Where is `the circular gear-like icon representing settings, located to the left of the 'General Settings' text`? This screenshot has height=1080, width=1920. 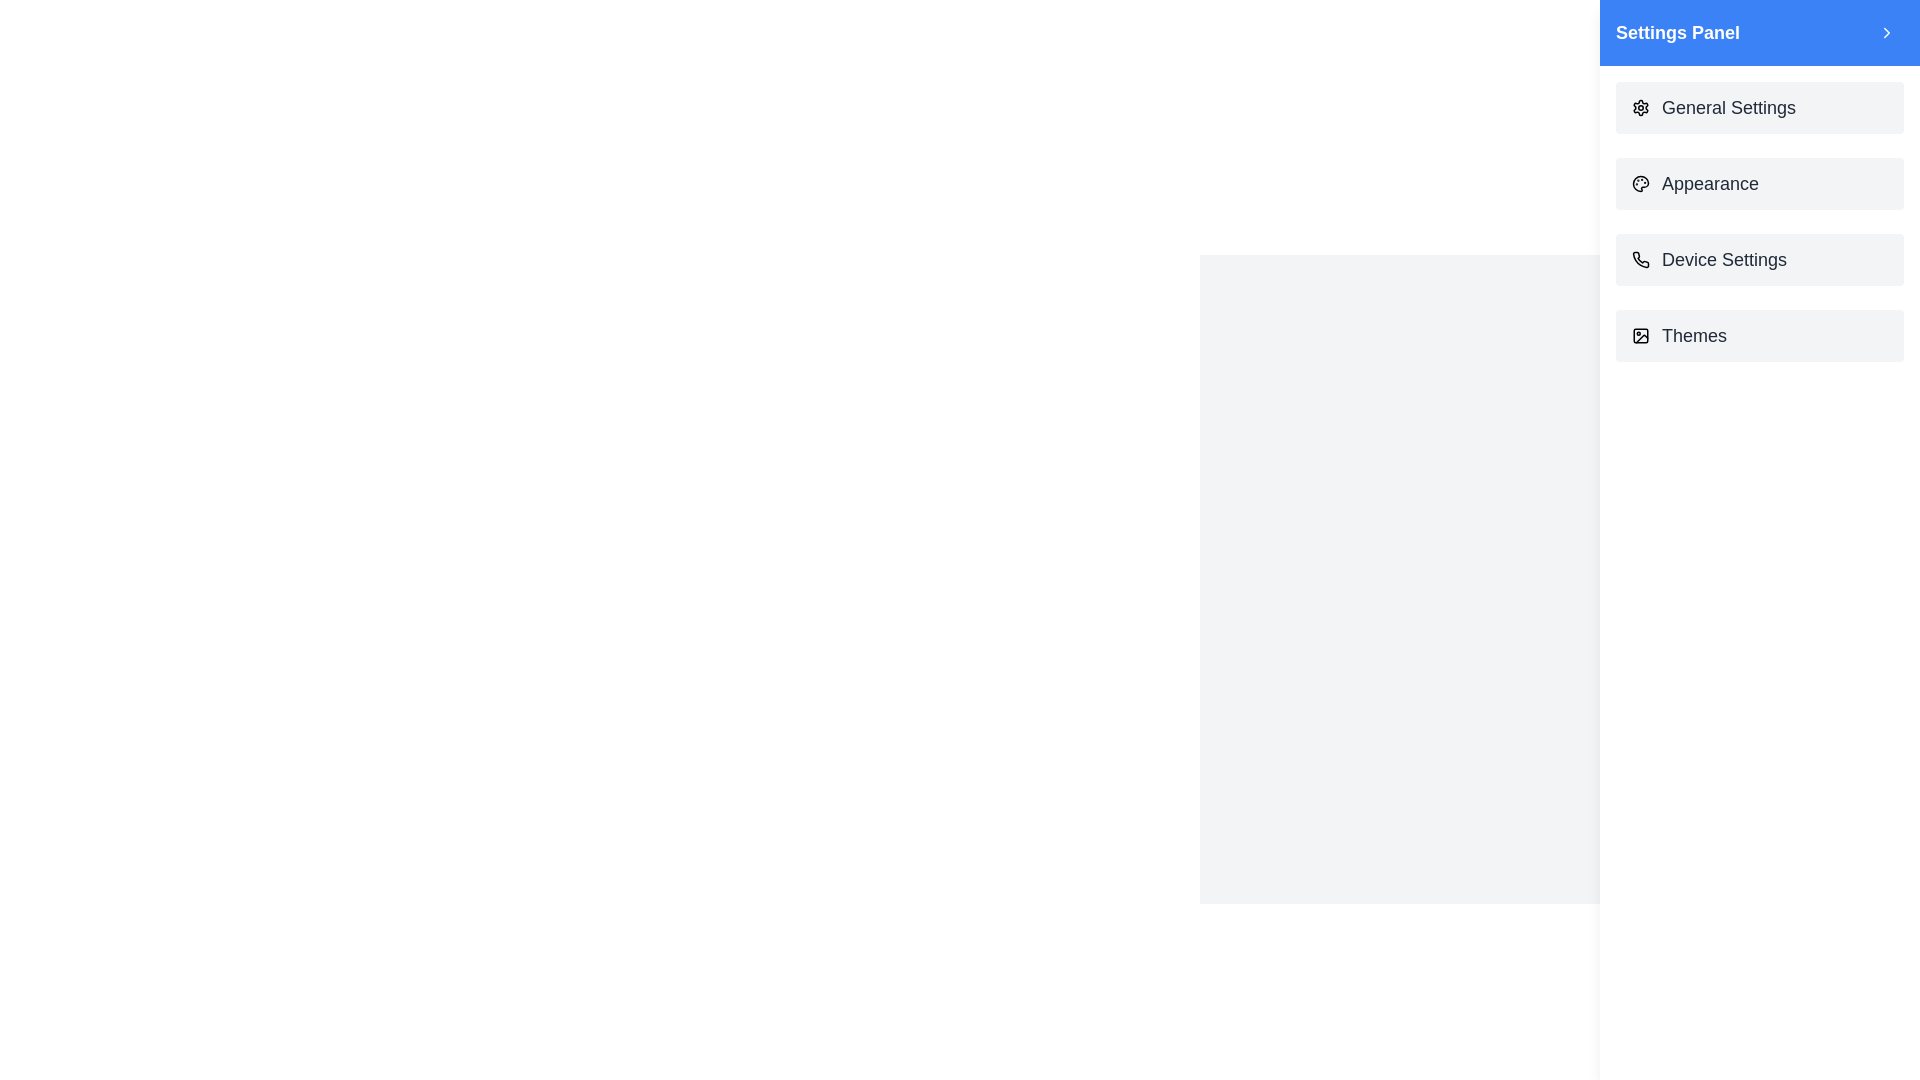 the circular gear-like icon representing settings, located to the left of the 'General Settings' text is located at coordinates (1641, 108).